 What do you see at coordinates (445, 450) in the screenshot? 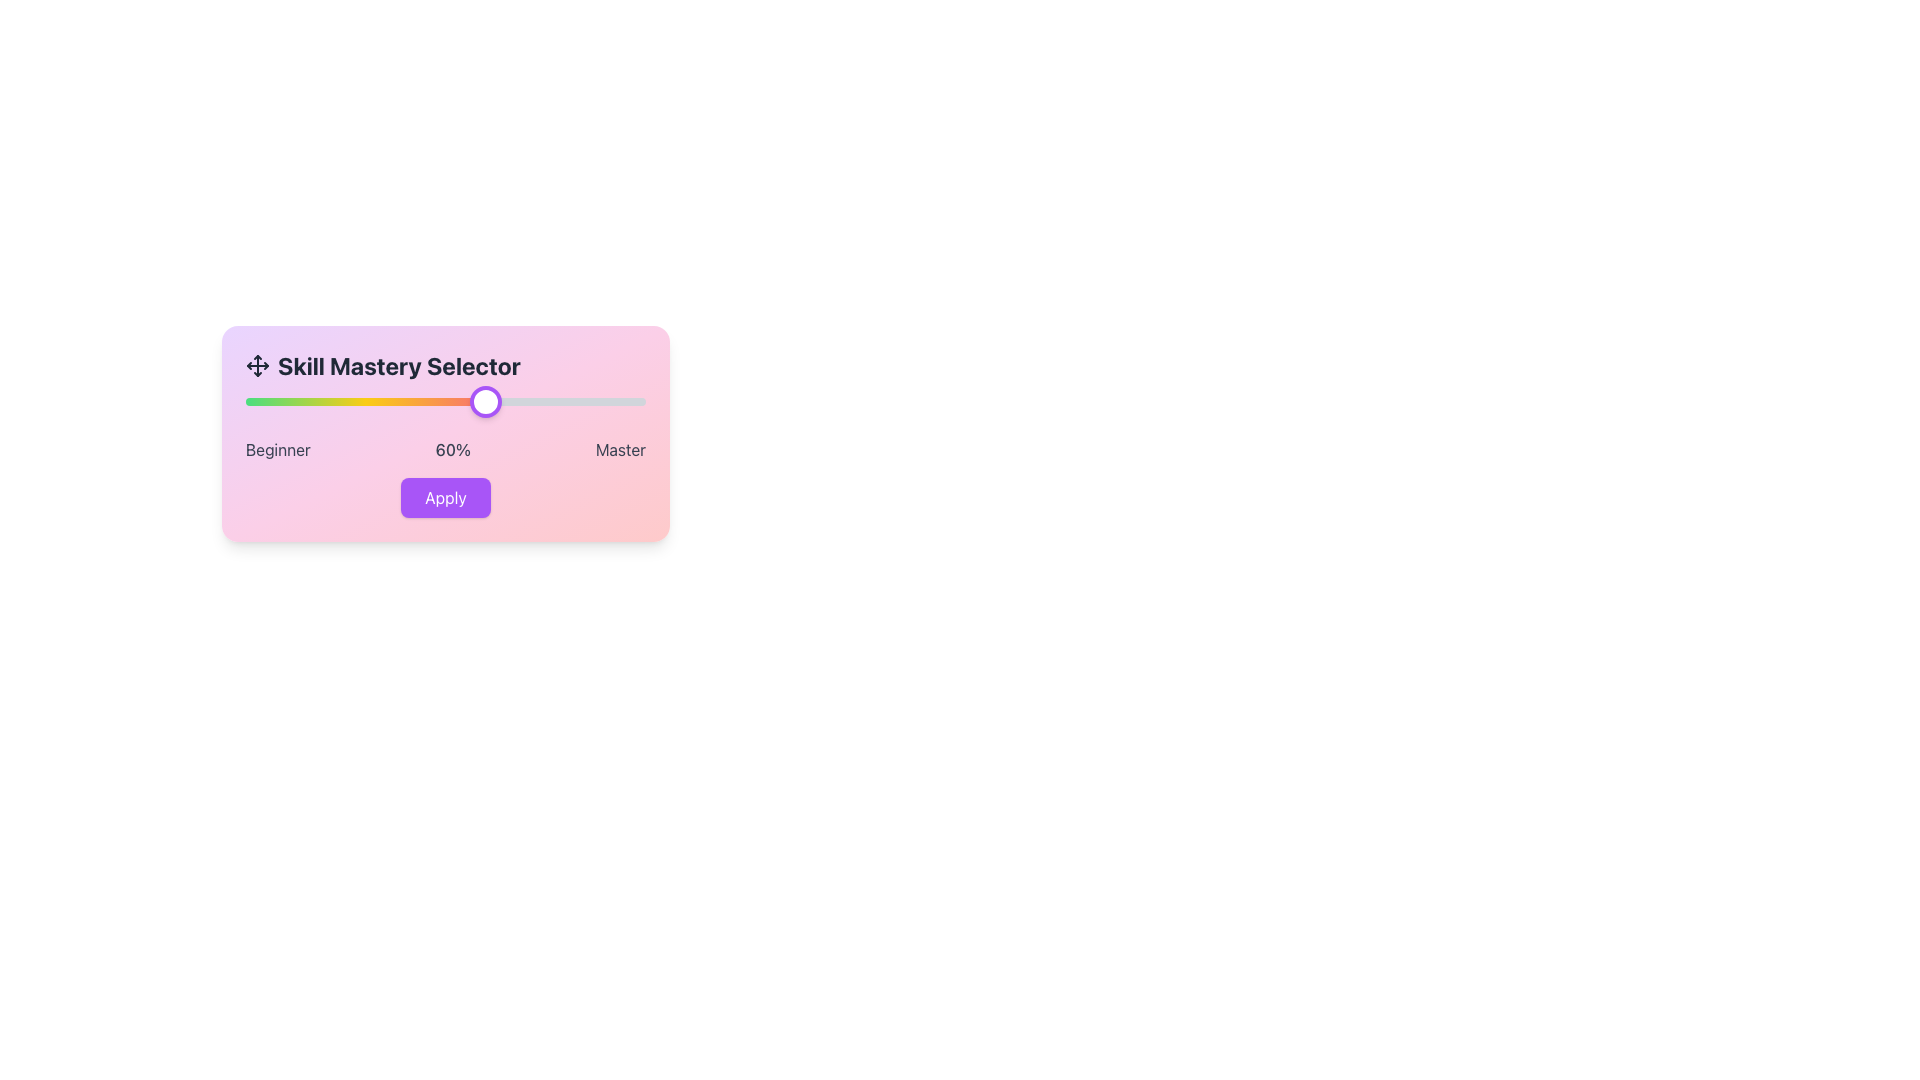
I see `the static label group that indicates skill level, showing the proficiency scale from 'Beginner' to 'Master' with the current selection being 60%` at bounding box center [445, 450].